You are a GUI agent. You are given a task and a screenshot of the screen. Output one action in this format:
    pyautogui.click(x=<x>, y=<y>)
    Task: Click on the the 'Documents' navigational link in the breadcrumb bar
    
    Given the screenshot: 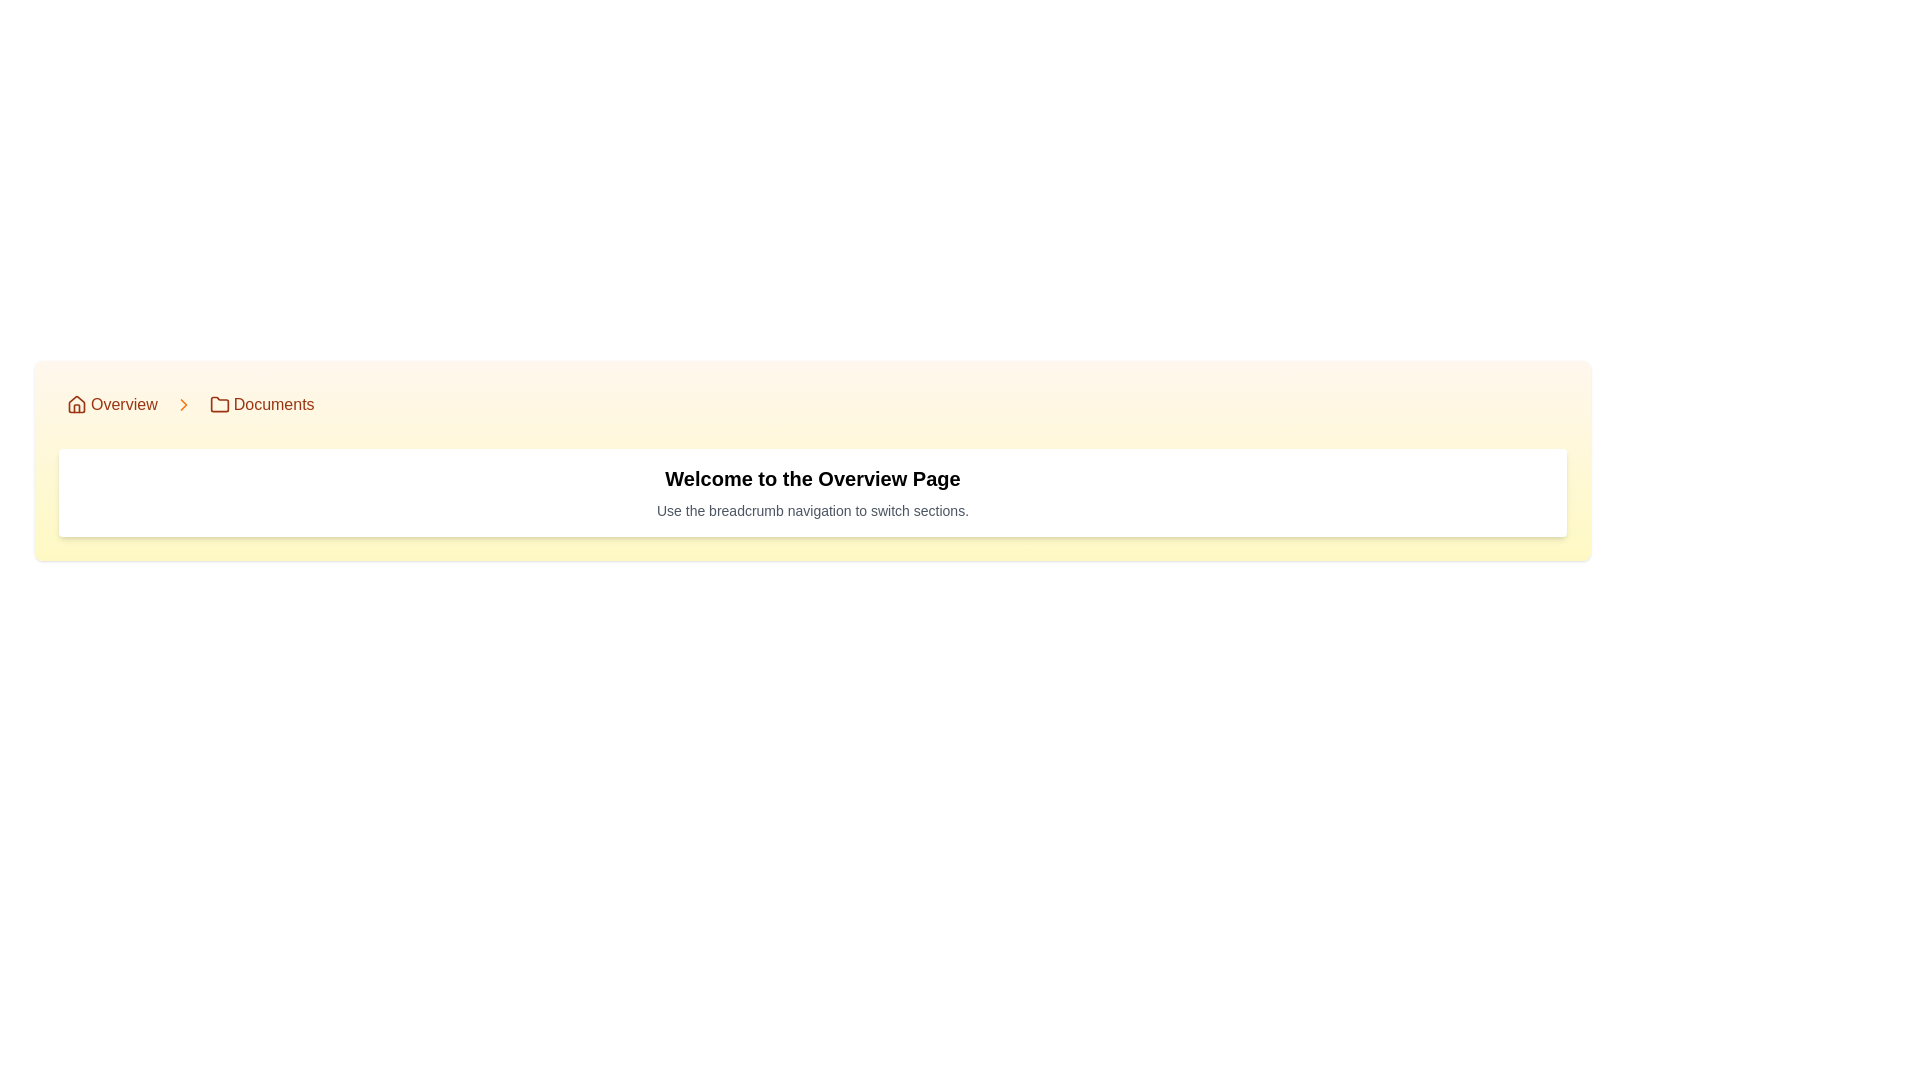 What is the action you would take?
    pyautogui.click(x=273, y=405)
    